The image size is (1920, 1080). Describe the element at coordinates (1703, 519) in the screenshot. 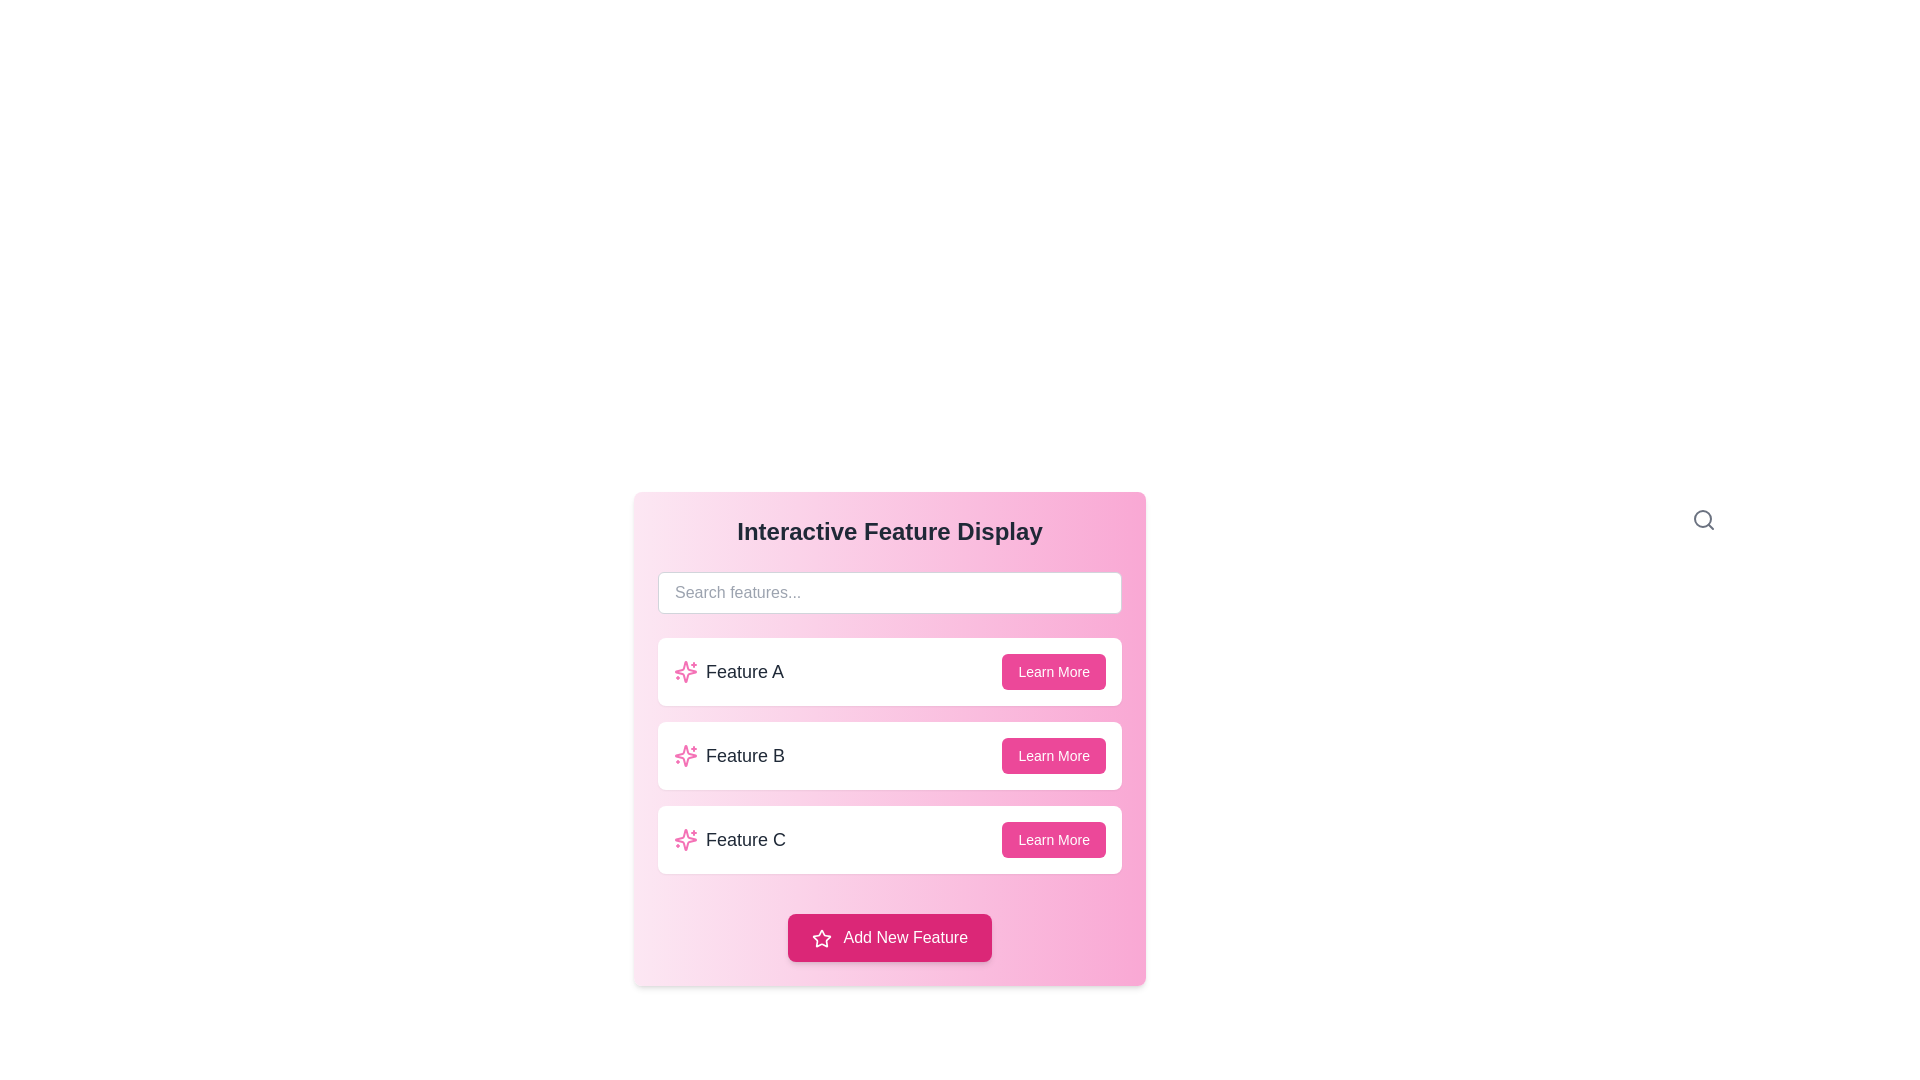

I see `the search icon represented by an SVG, which is positioned at the top right corner of the 'Search features...' text input field` at that location.